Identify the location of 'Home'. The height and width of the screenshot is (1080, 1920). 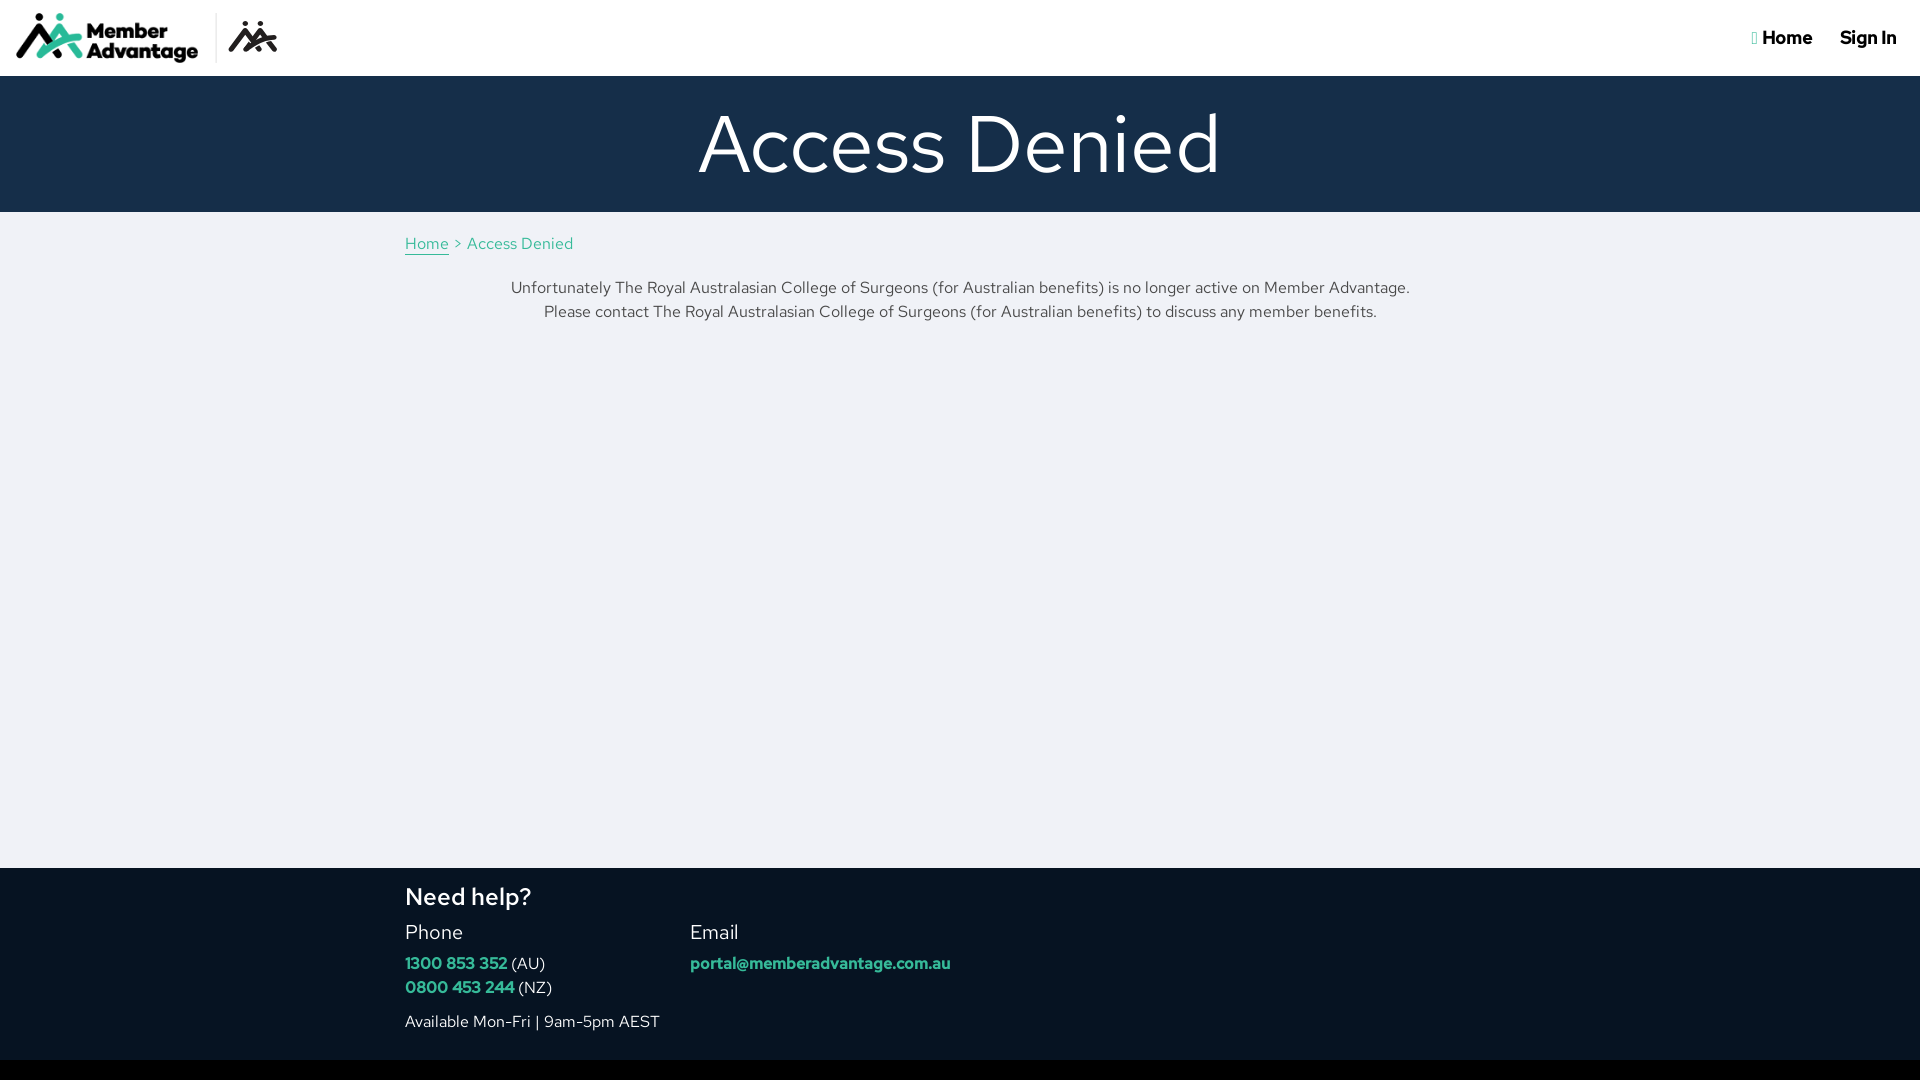
(403, 242).